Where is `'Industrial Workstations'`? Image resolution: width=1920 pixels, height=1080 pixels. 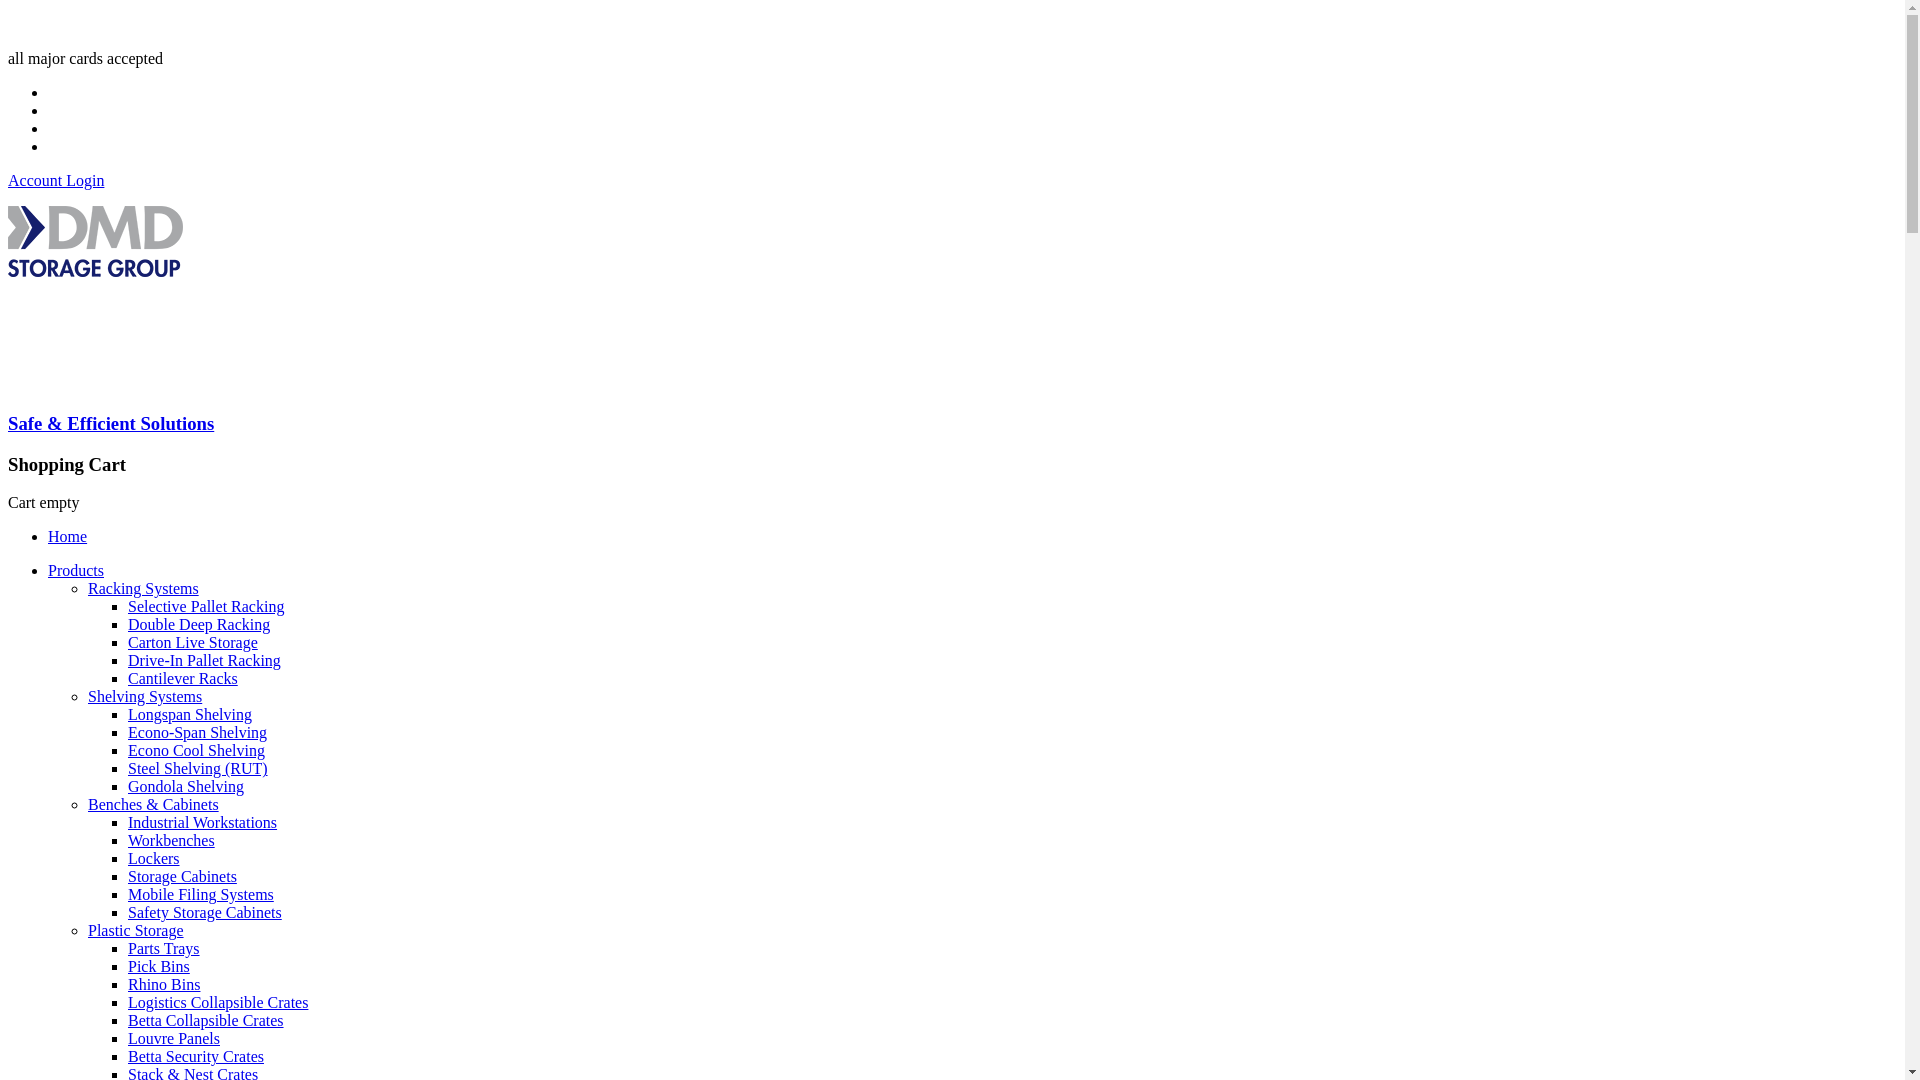
'Industrial Workstations' is located at coordinates (127, 822).